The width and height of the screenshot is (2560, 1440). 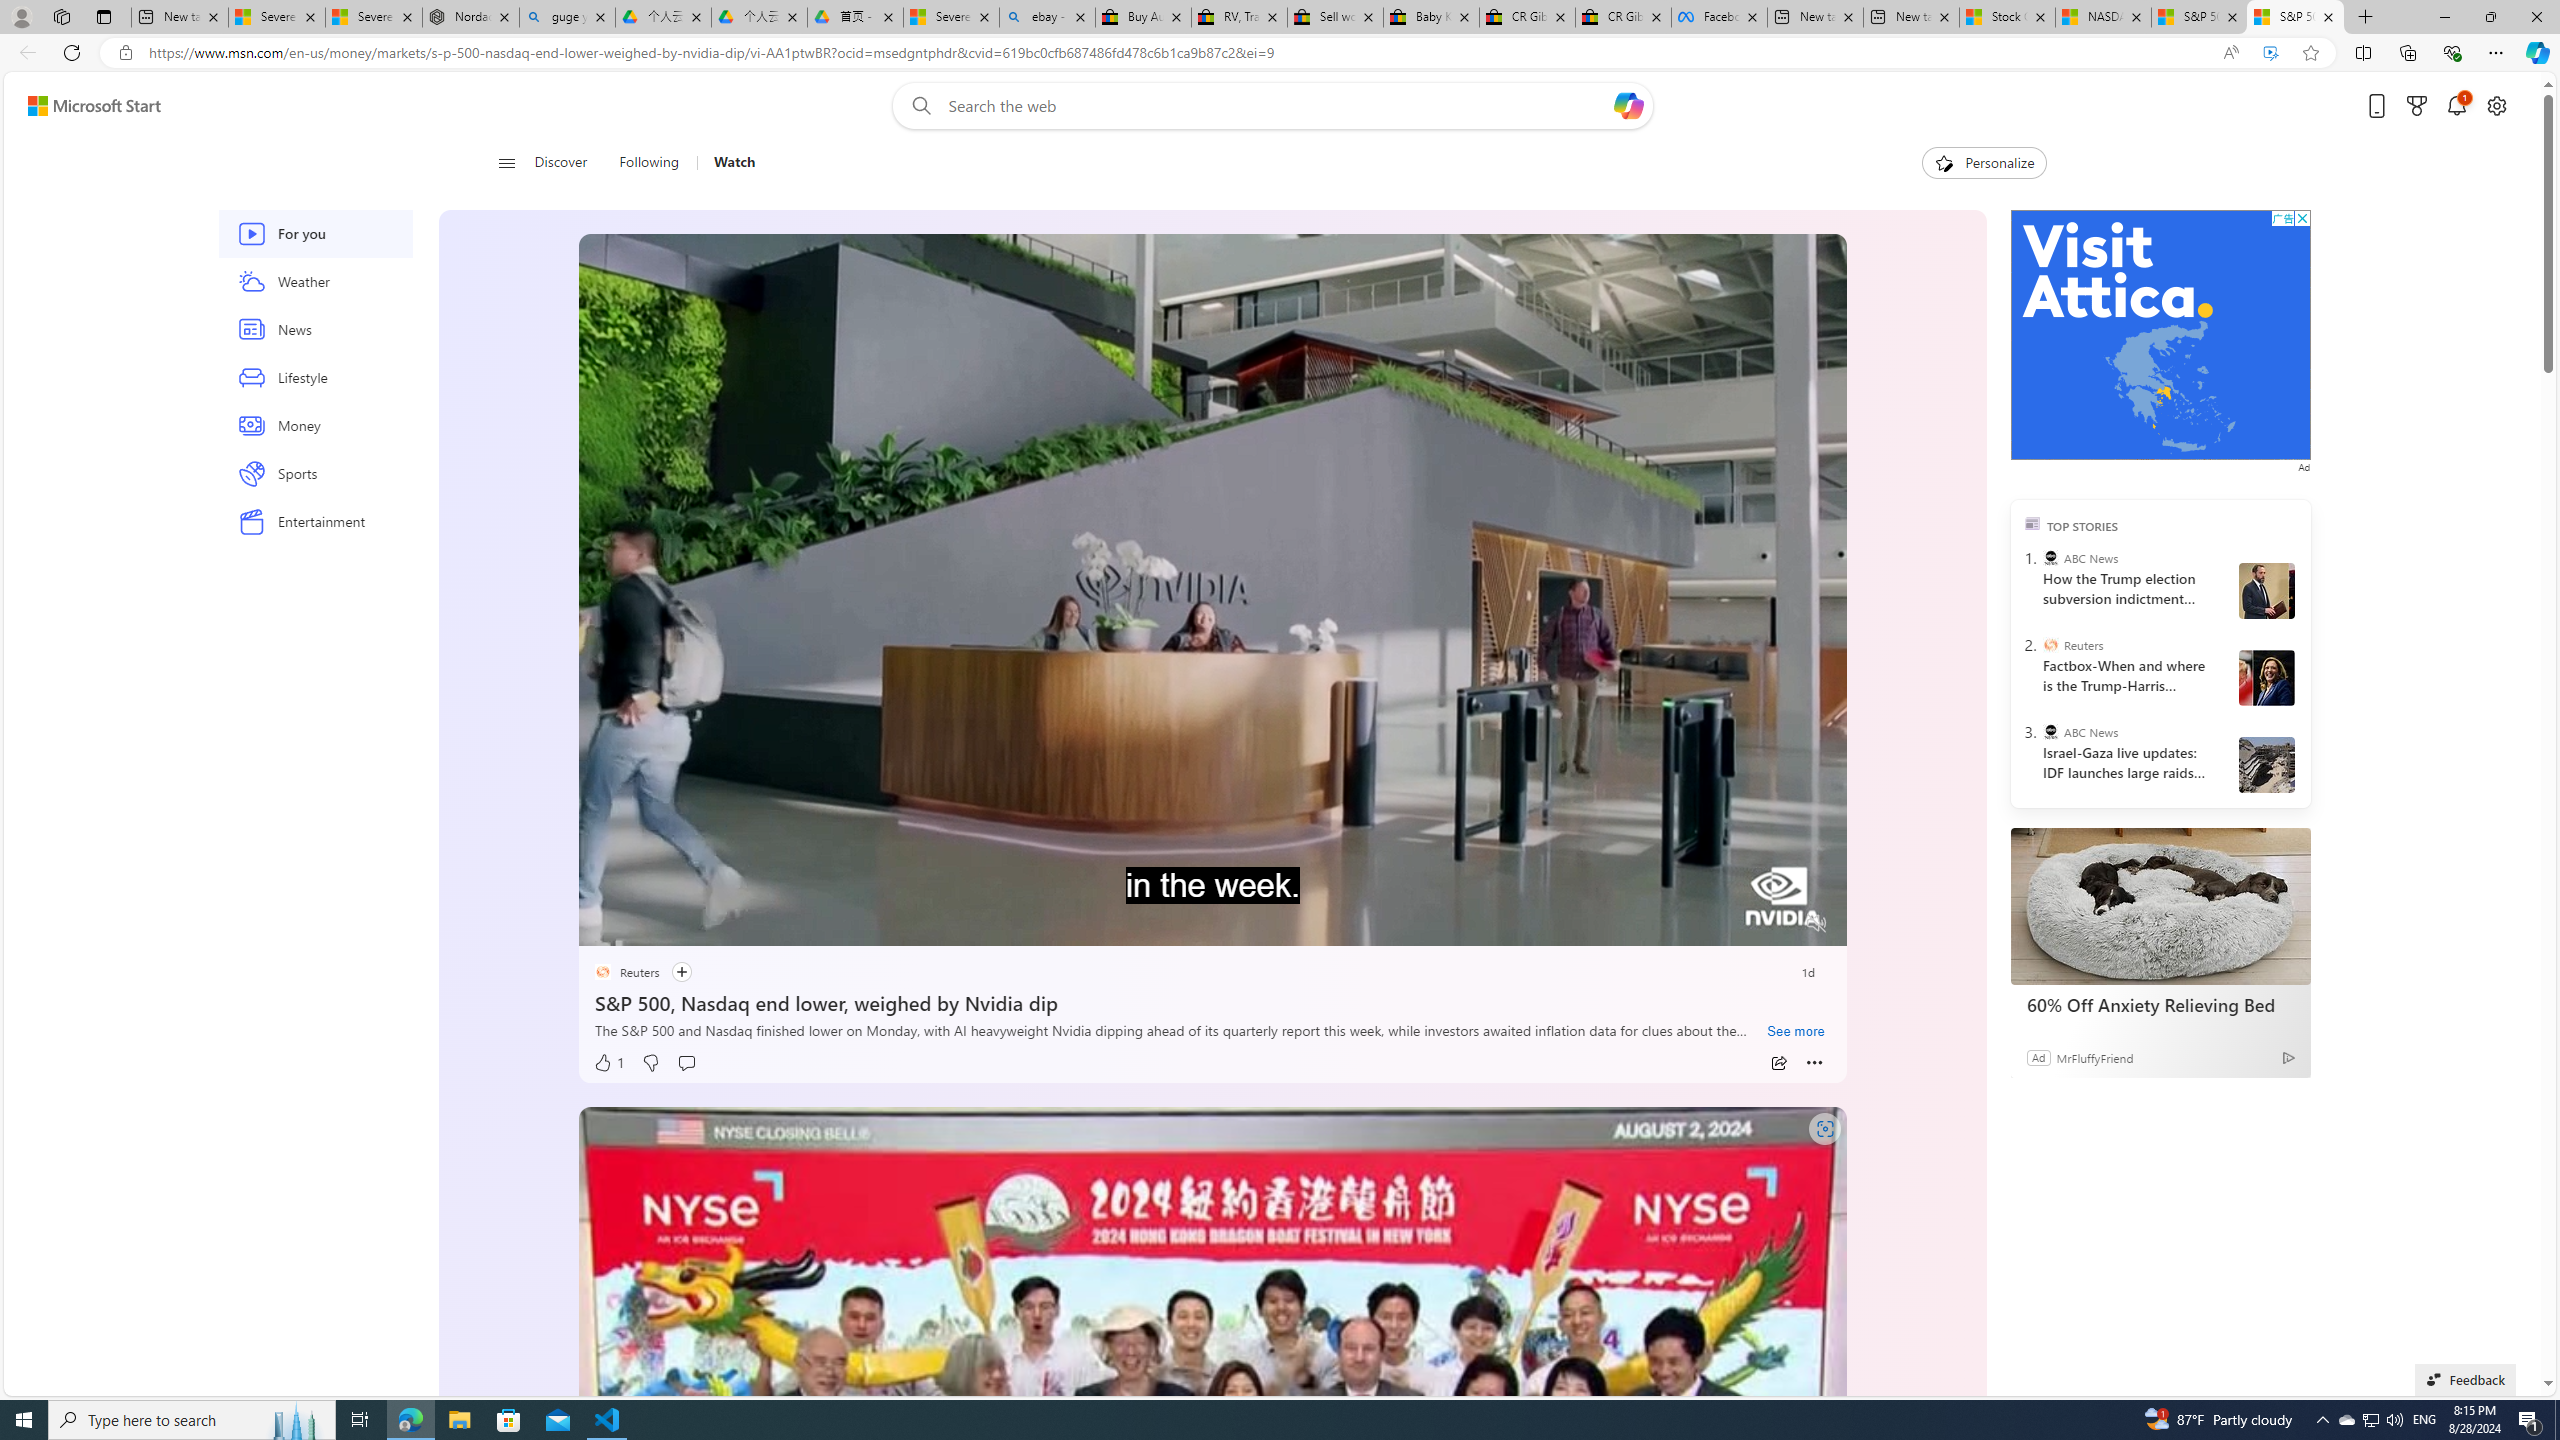 I want to click on 'Baby Keepsakes & Announcements for sale | eBay', so click(x=1430, y=16).